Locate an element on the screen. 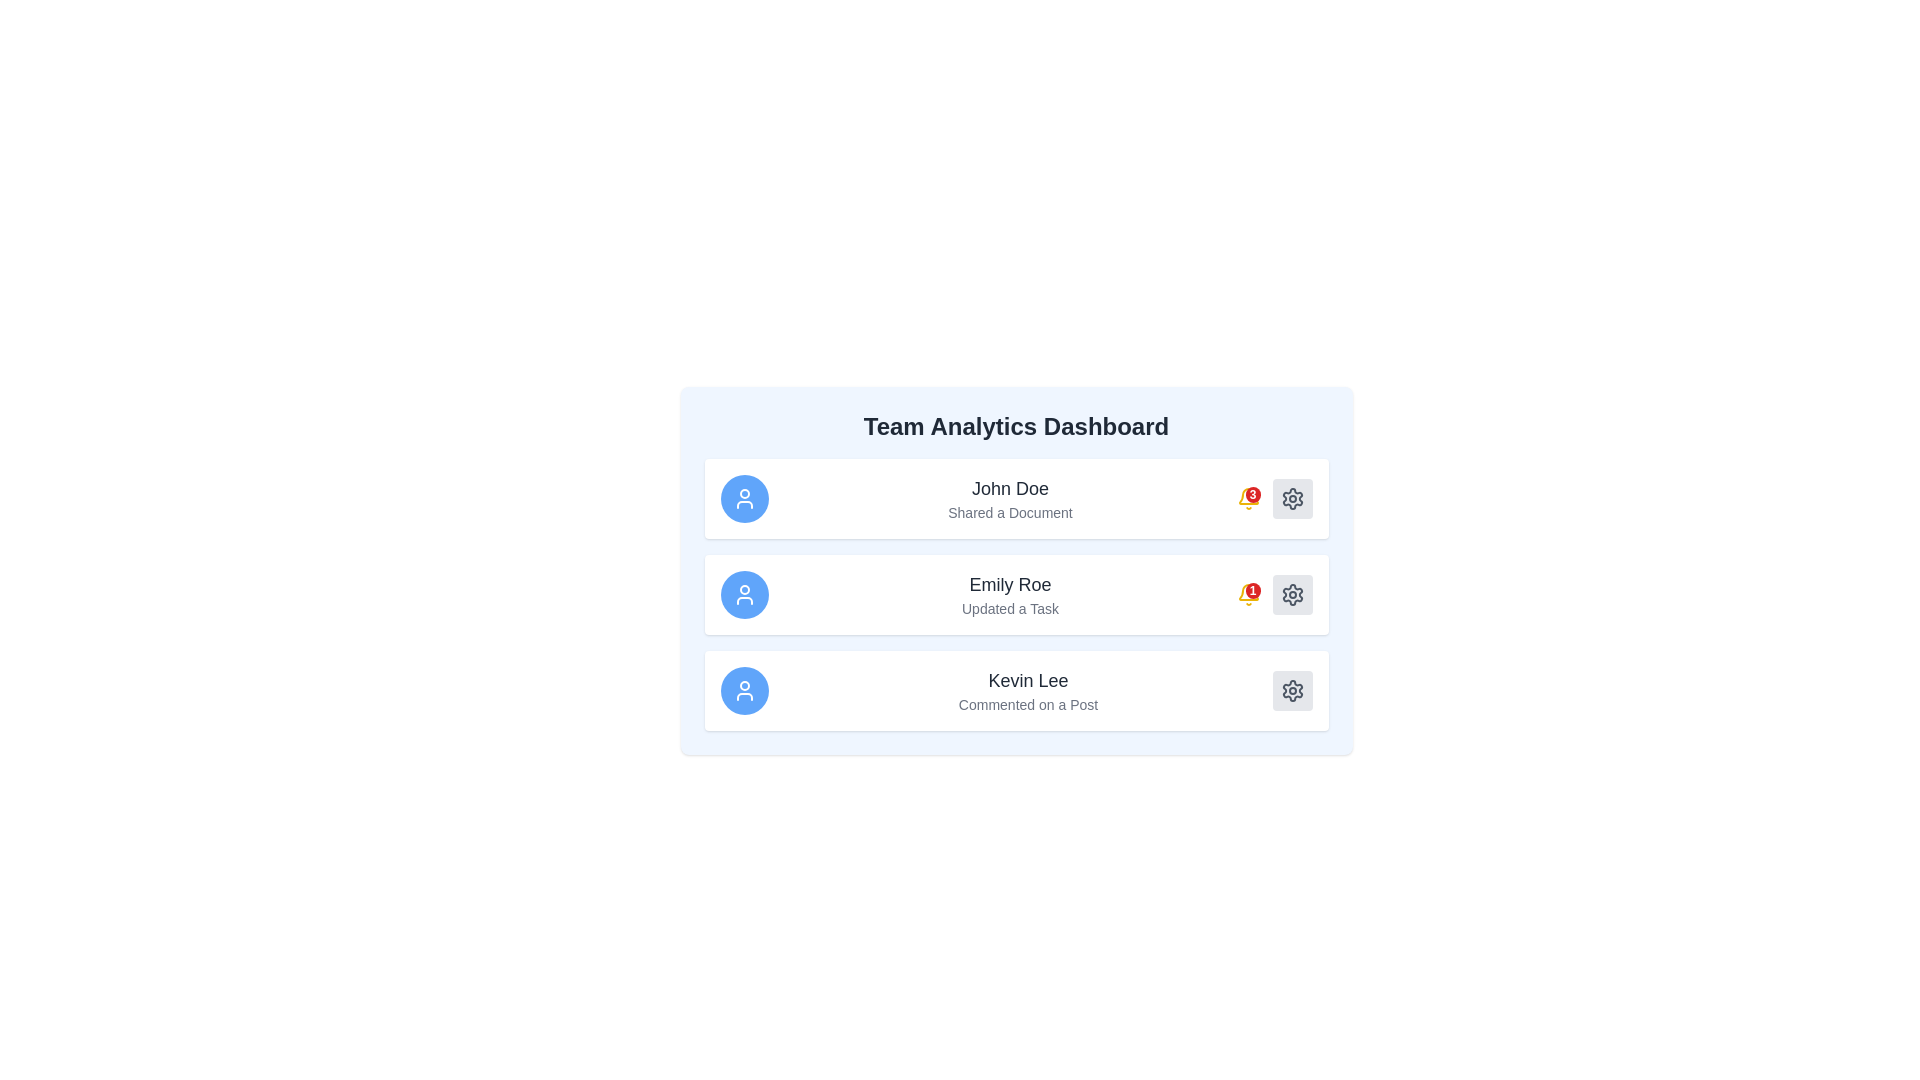  the text label that identifies 'John Doe' is located at coordinates (1010, 489).